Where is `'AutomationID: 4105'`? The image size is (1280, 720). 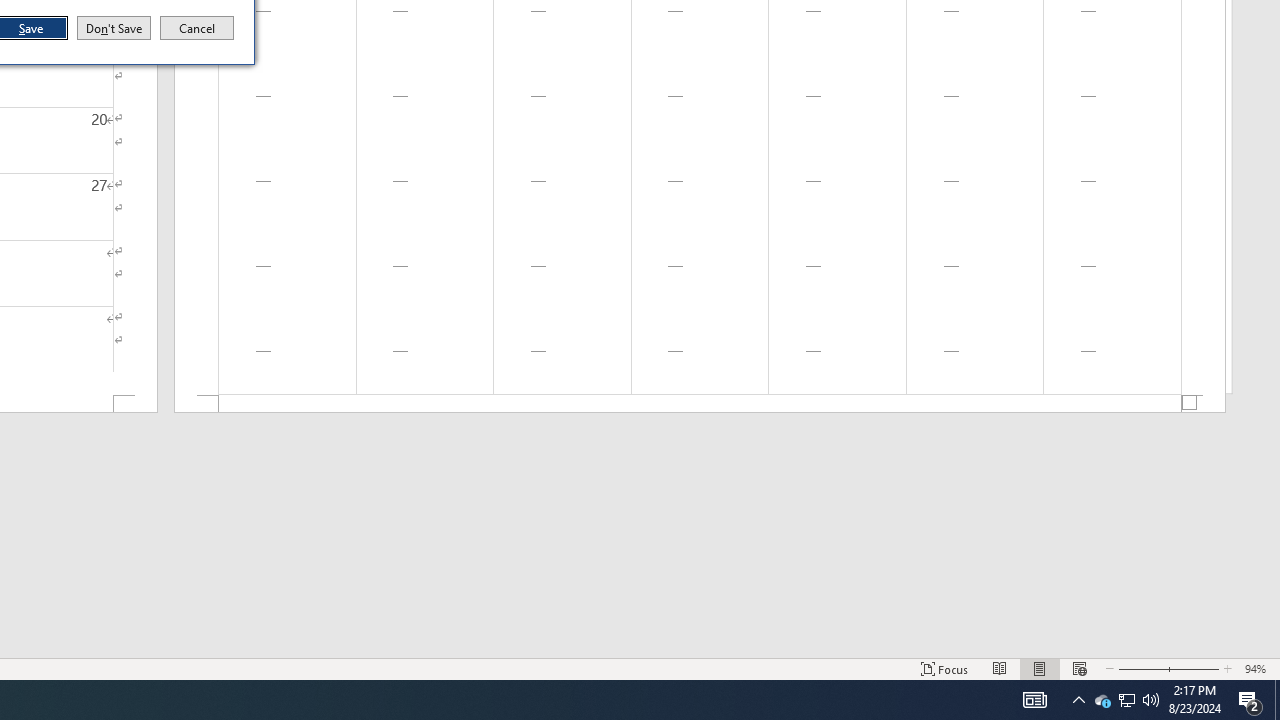
'AutomationID: 4105' is located at coordinates (1034, 698).